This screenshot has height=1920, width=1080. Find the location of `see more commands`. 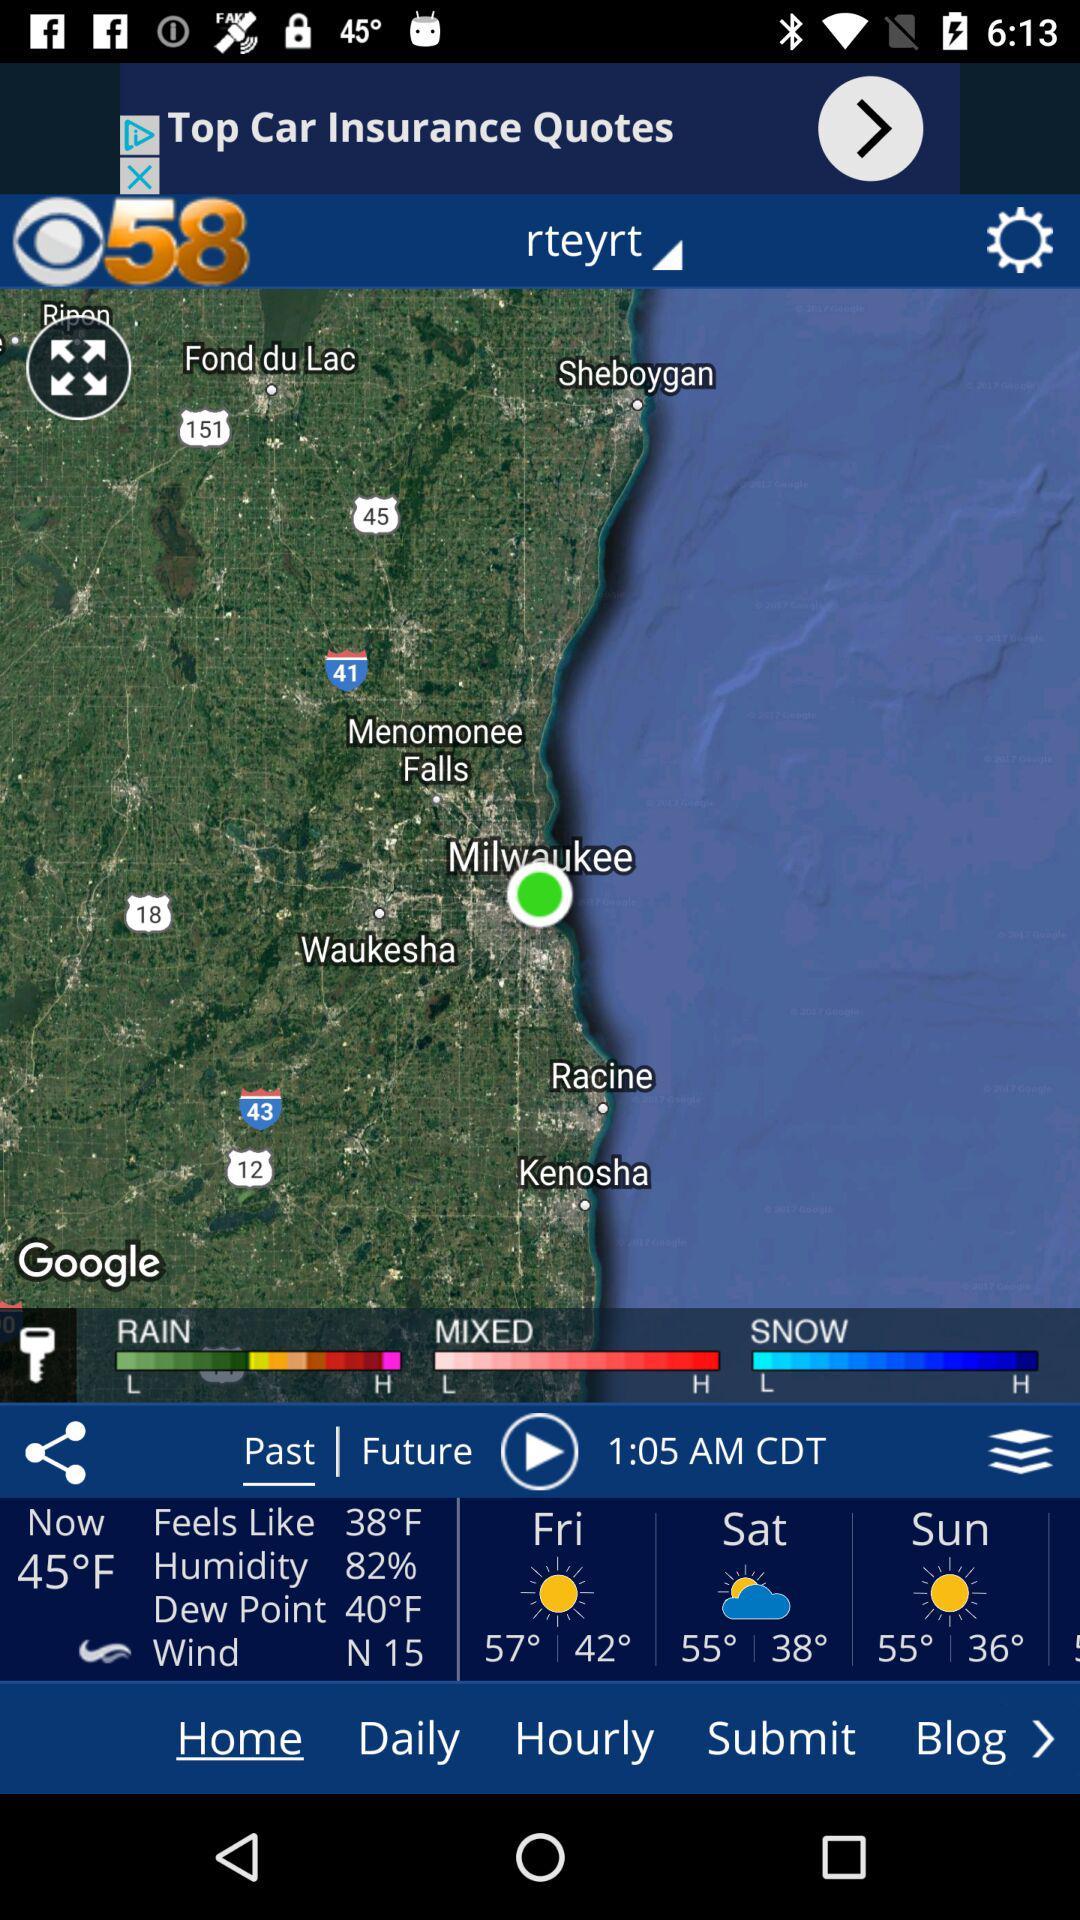

see more commands is located at coordinates (1042, 1737).